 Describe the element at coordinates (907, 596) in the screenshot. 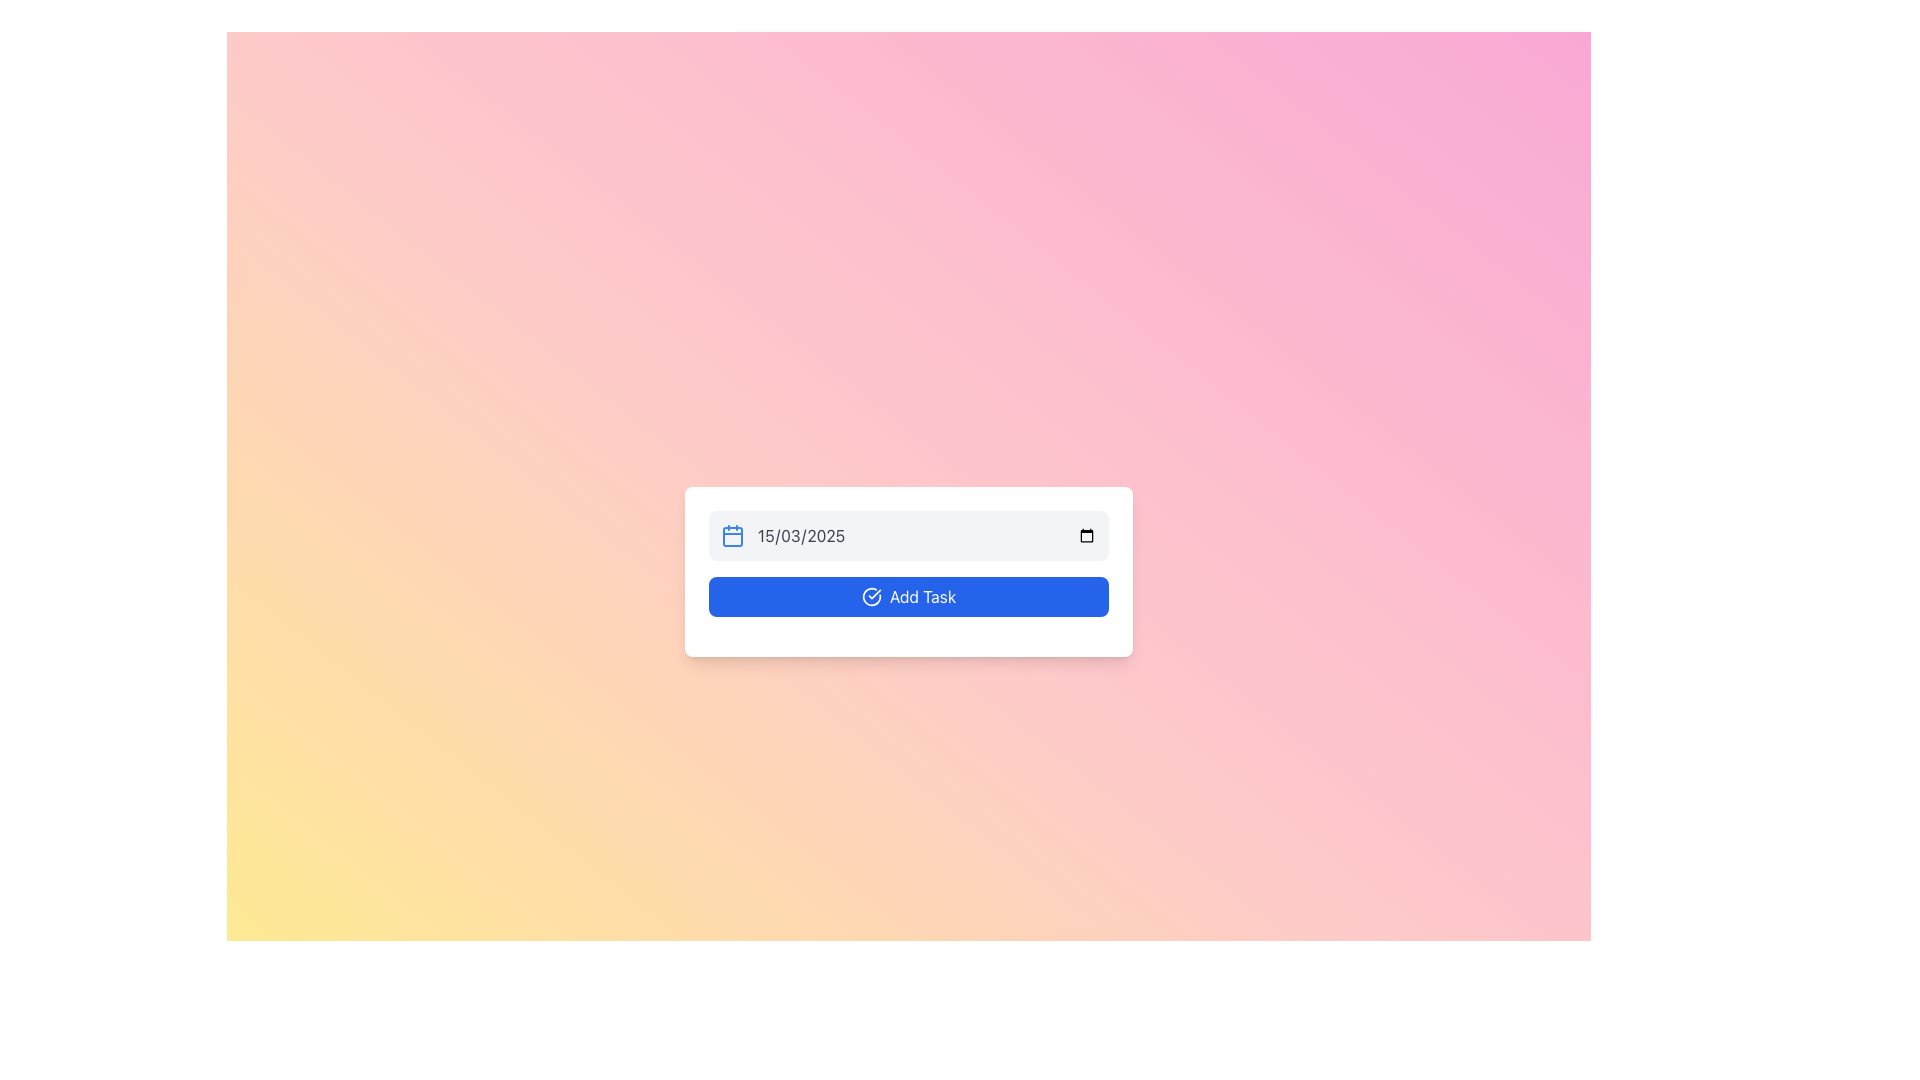

I see `the blue rectangular button labeled 'Add Task' with a checkmark icon` at that location.